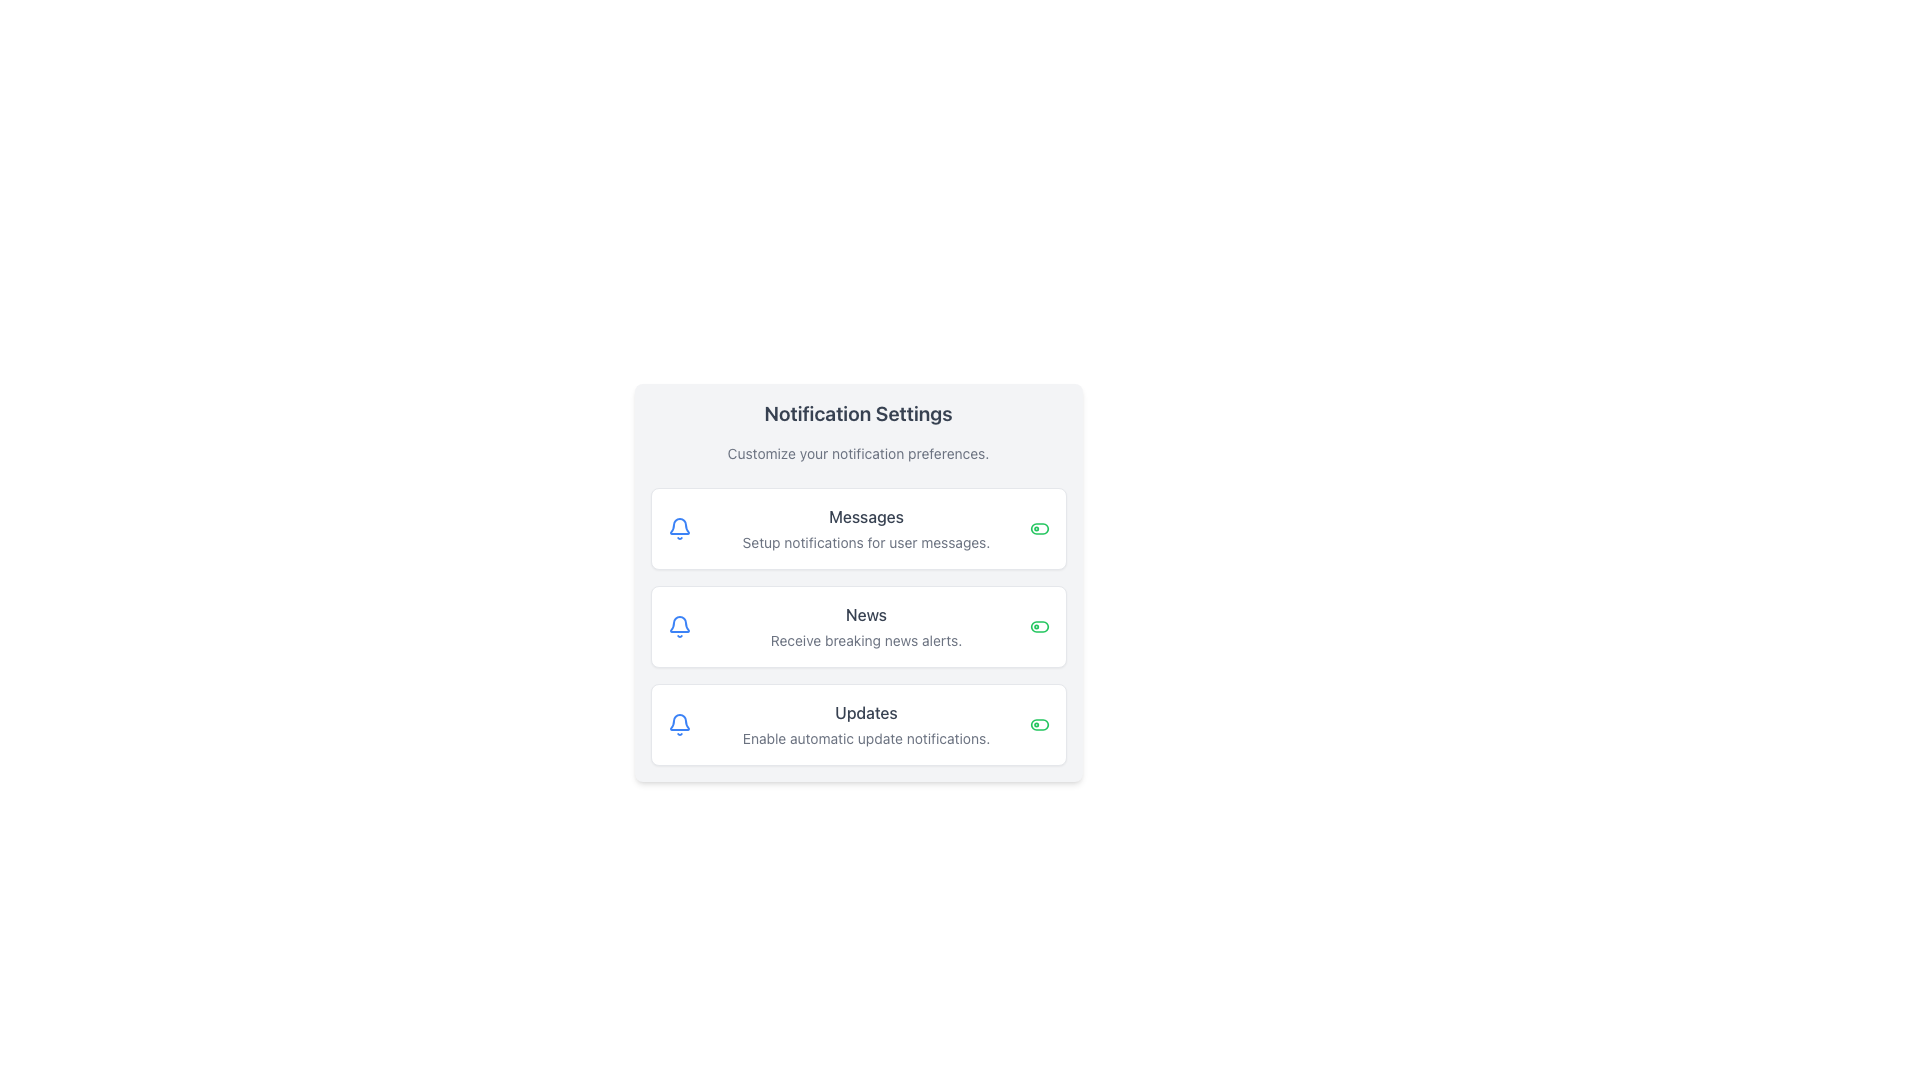 The image size is (1920, 1080). Describe the element at coordinates (866, 739) in the screenshot. I see `secondary text located in the 'Updates' section, styled in a smaller gray font beneath the primary heading 'Updates'` at that location.